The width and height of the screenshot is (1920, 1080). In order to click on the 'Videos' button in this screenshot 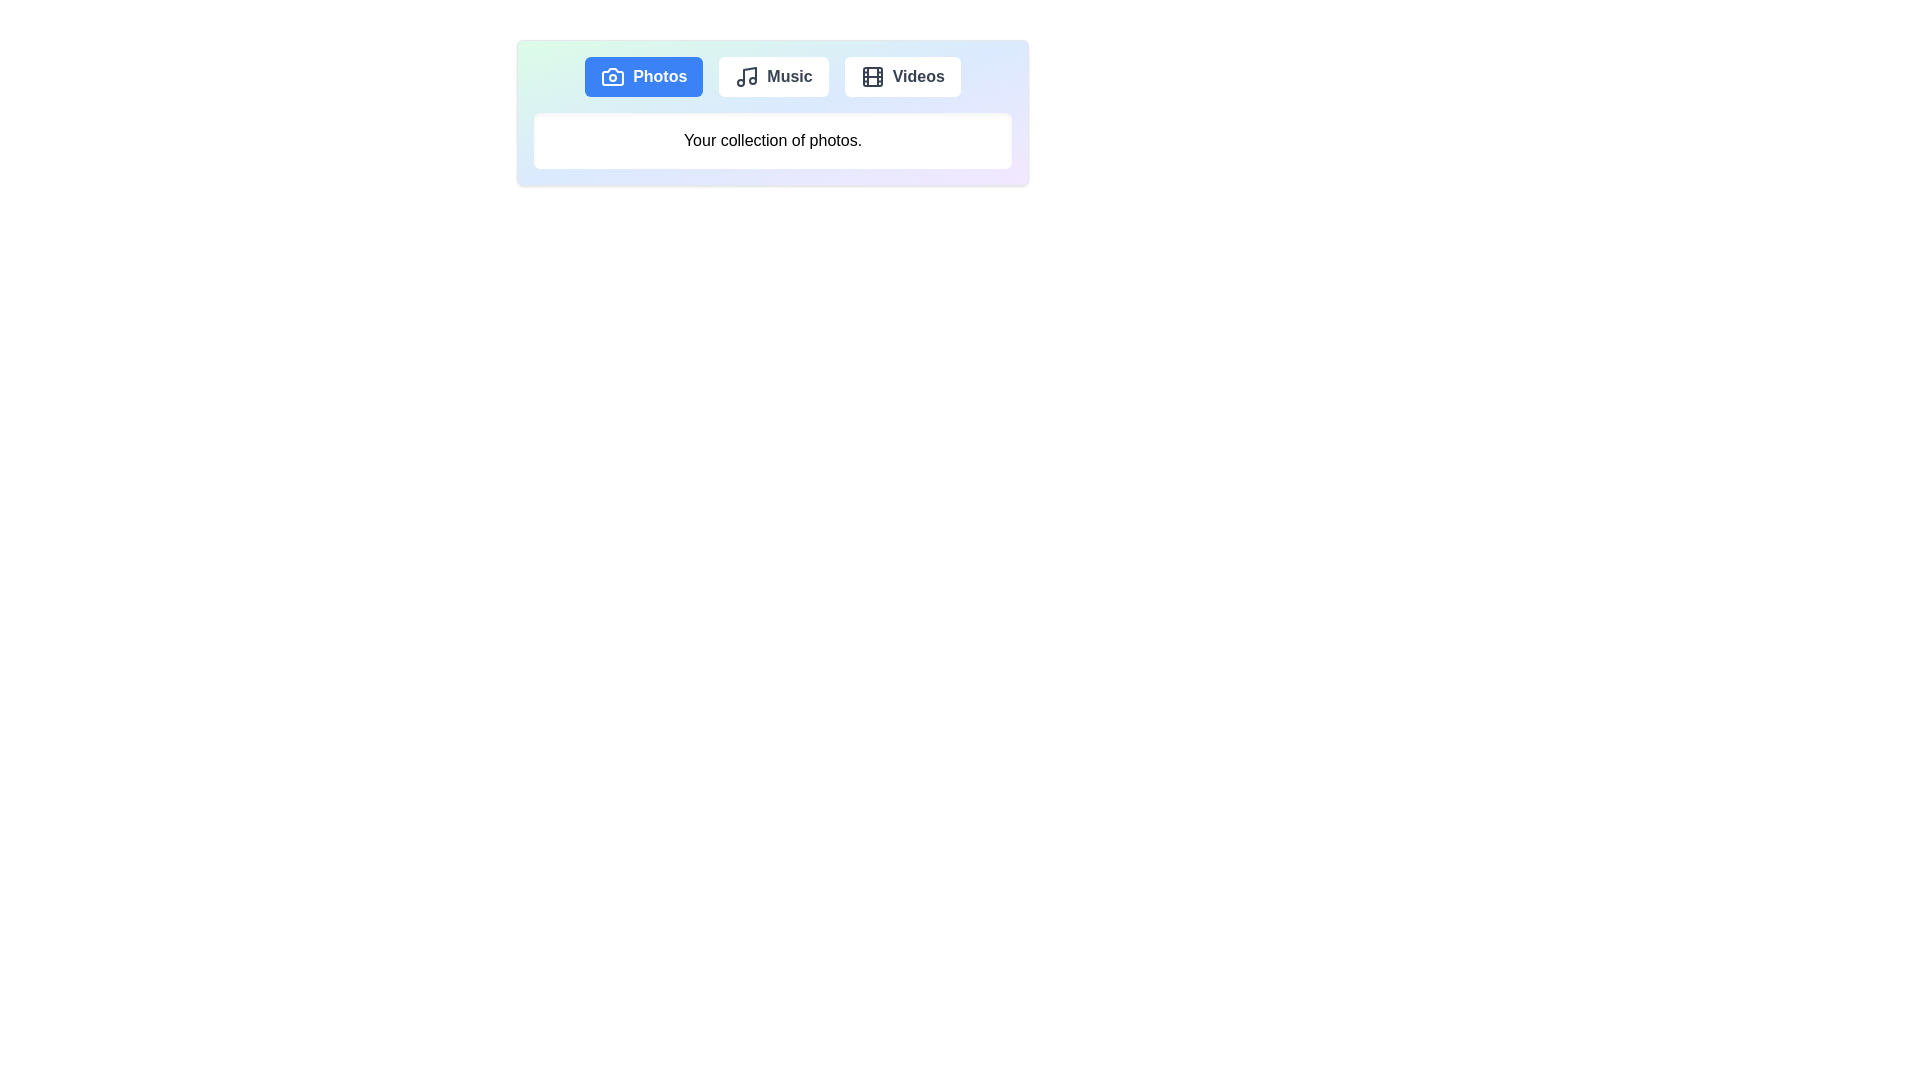, I will do `click(901, 76)`.